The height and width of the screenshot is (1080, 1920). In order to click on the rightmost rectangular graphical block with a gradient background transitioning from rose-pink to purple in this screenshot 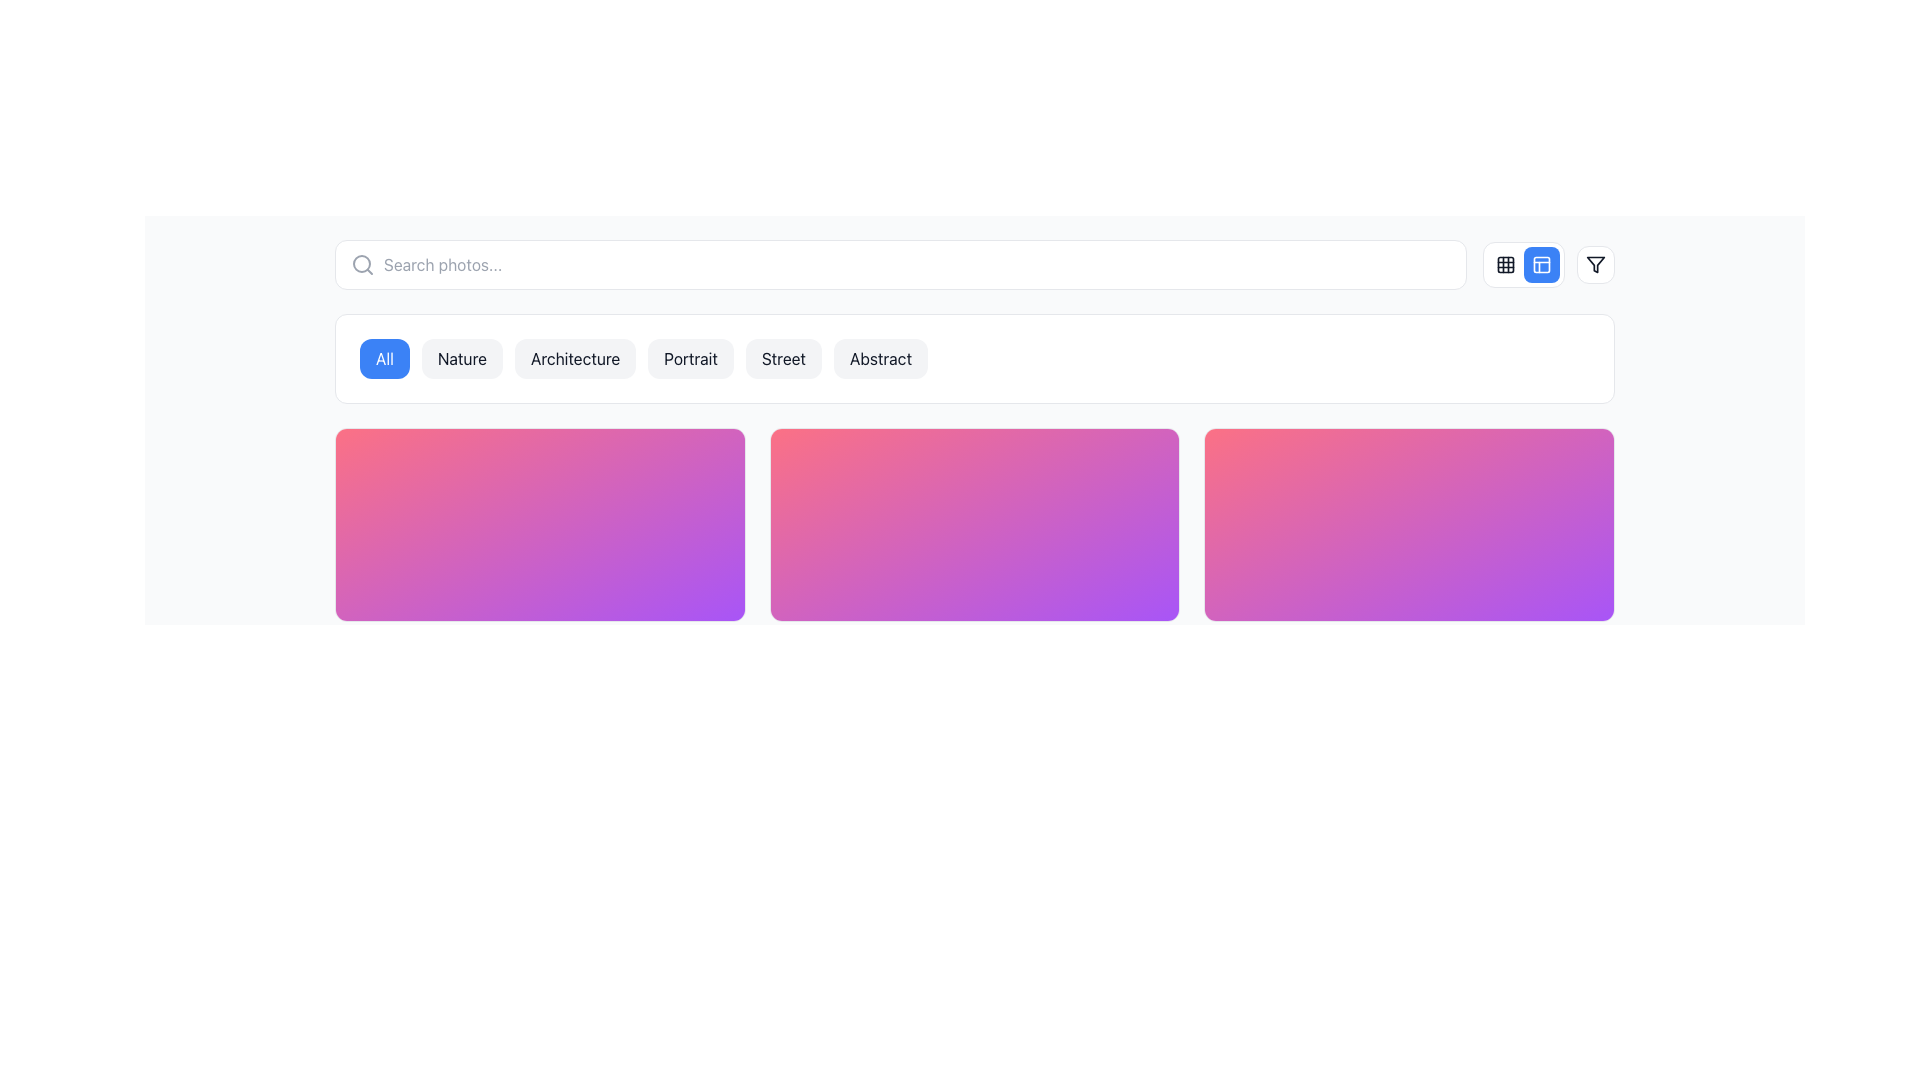, I will do `click(1408, 523)`.